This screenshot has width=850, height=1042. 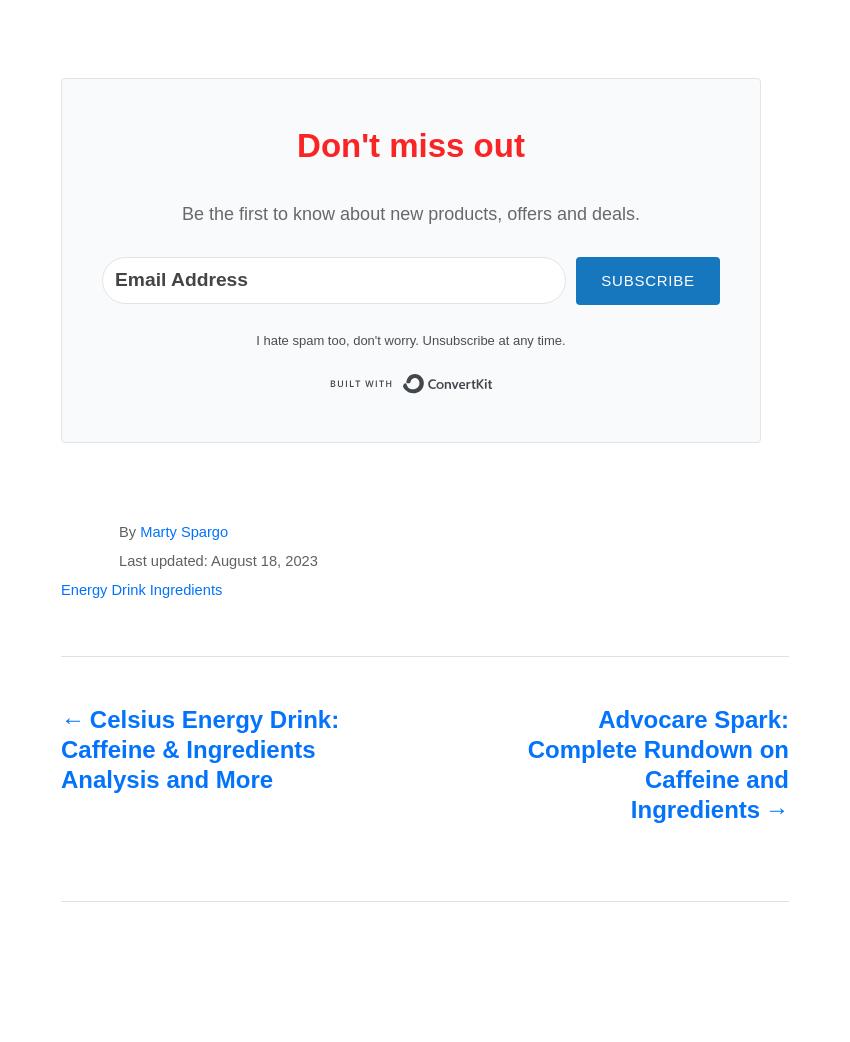 I want to click on 'Built with ConvertKit', so click(x=591, y=383).